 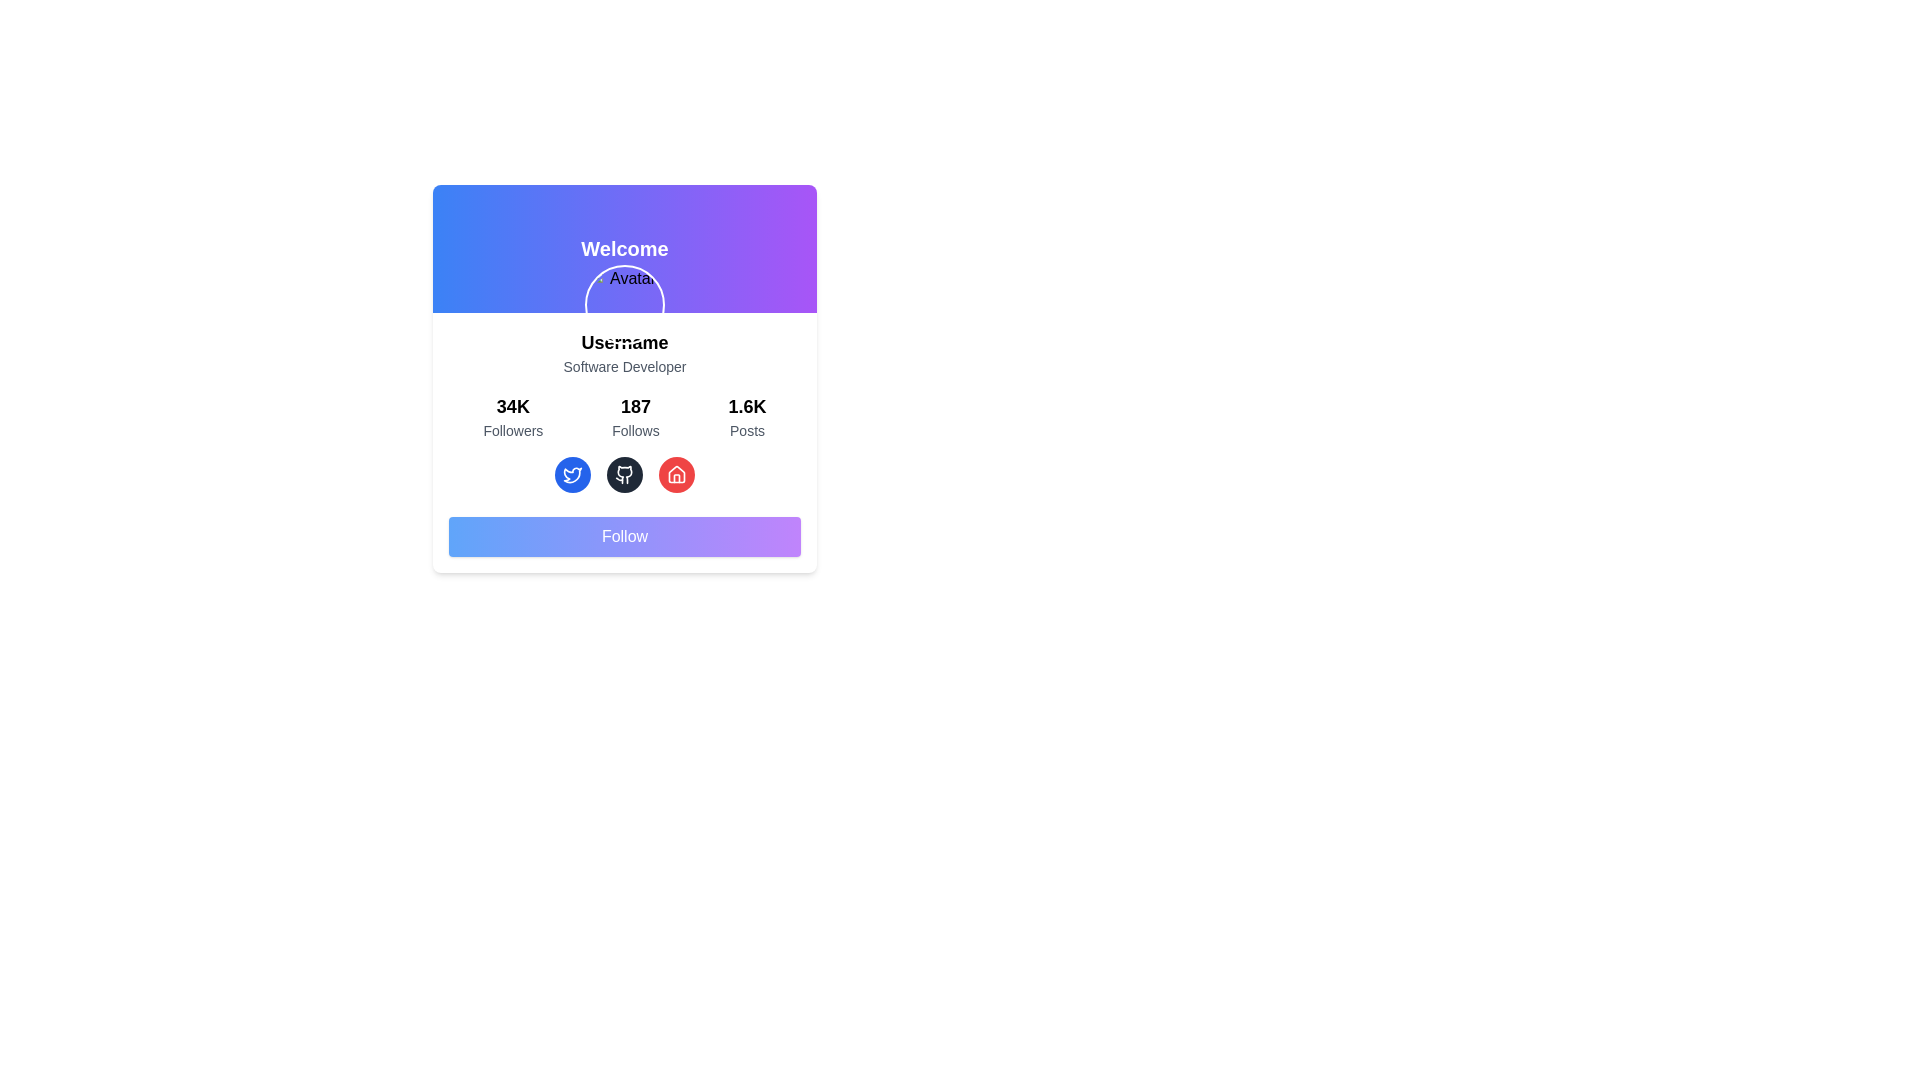 What do you see at coordinates (623, 248) in the screenshot?
I see `text label displaying 'Welcome' which is prominently styled in white against a blue to purple gradient background, located at the top-center of the card UI` at bounding box center [623, 248].